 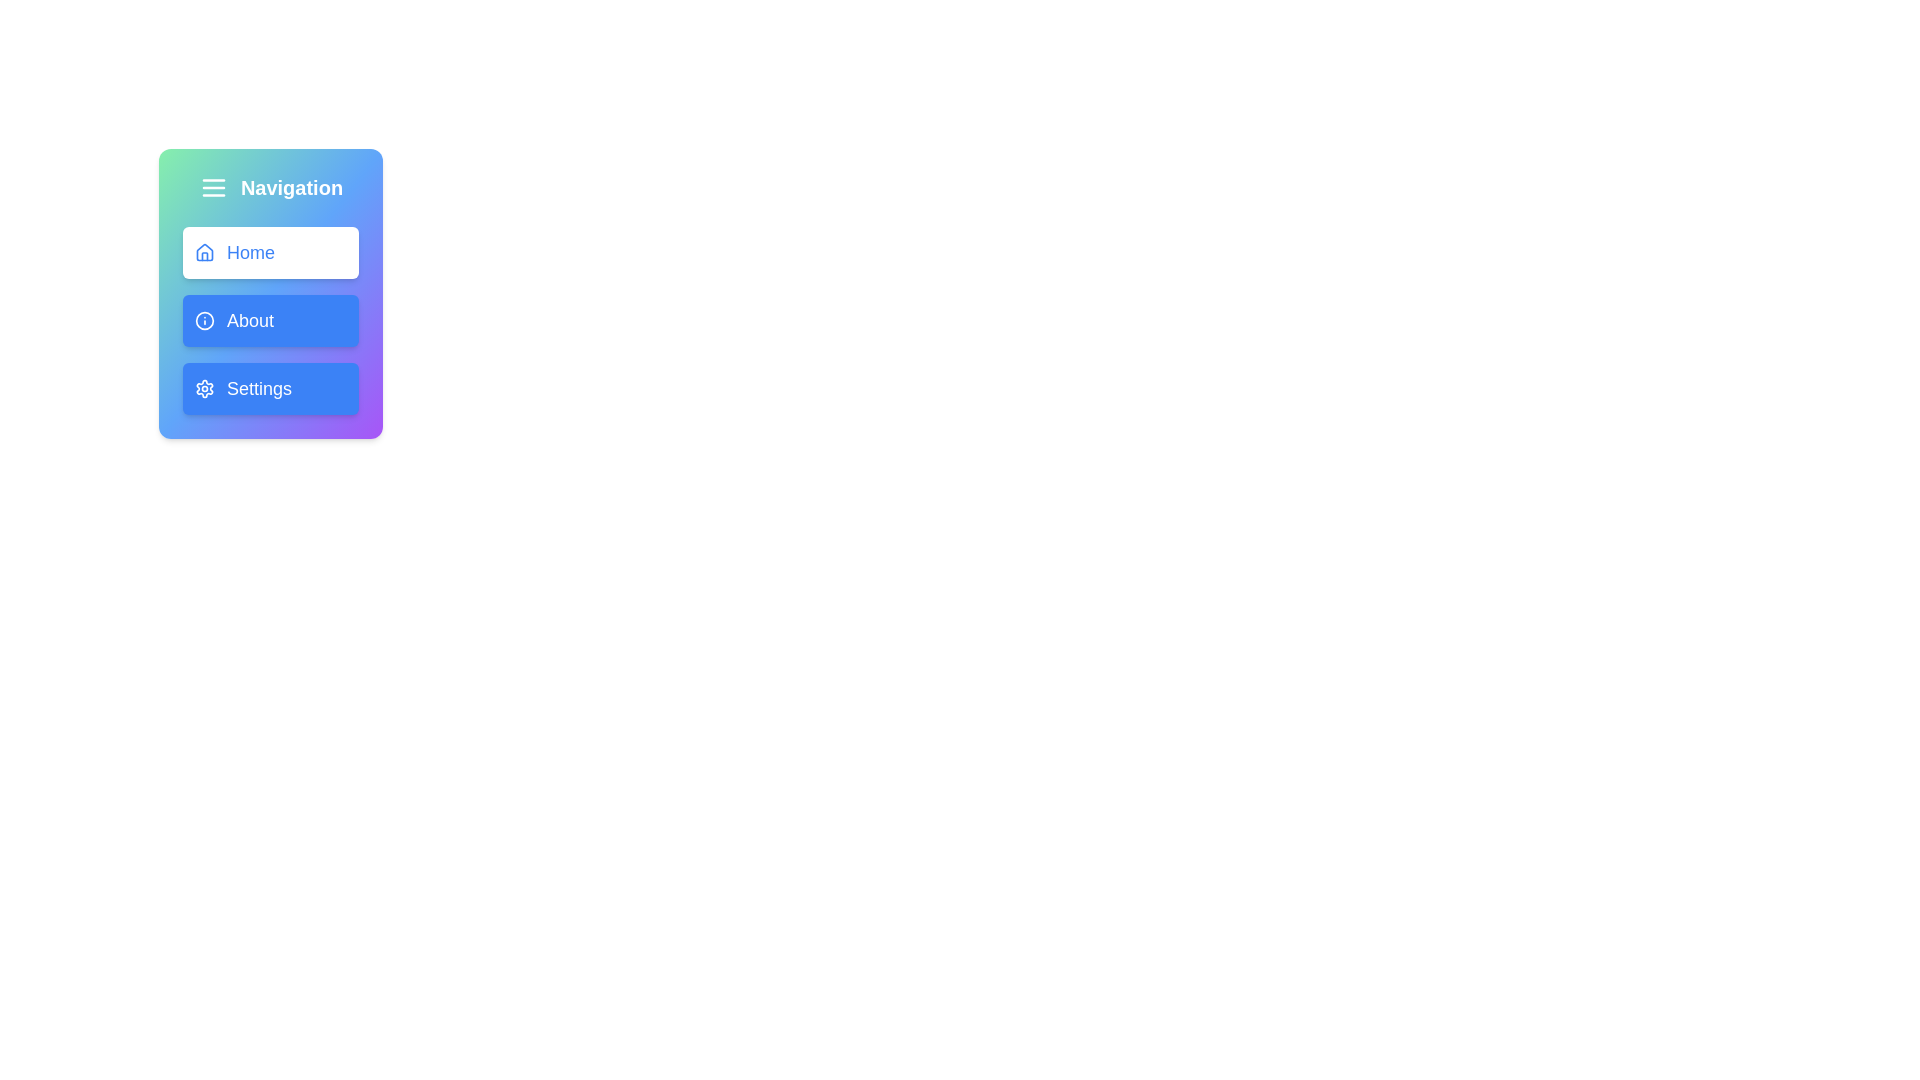 What do you see at coordinates (269, 389) in the screenshot?
I see `the settings button located in the navigation panel, which is the third button in a vertical sequence` at bounding box center [269, 389].